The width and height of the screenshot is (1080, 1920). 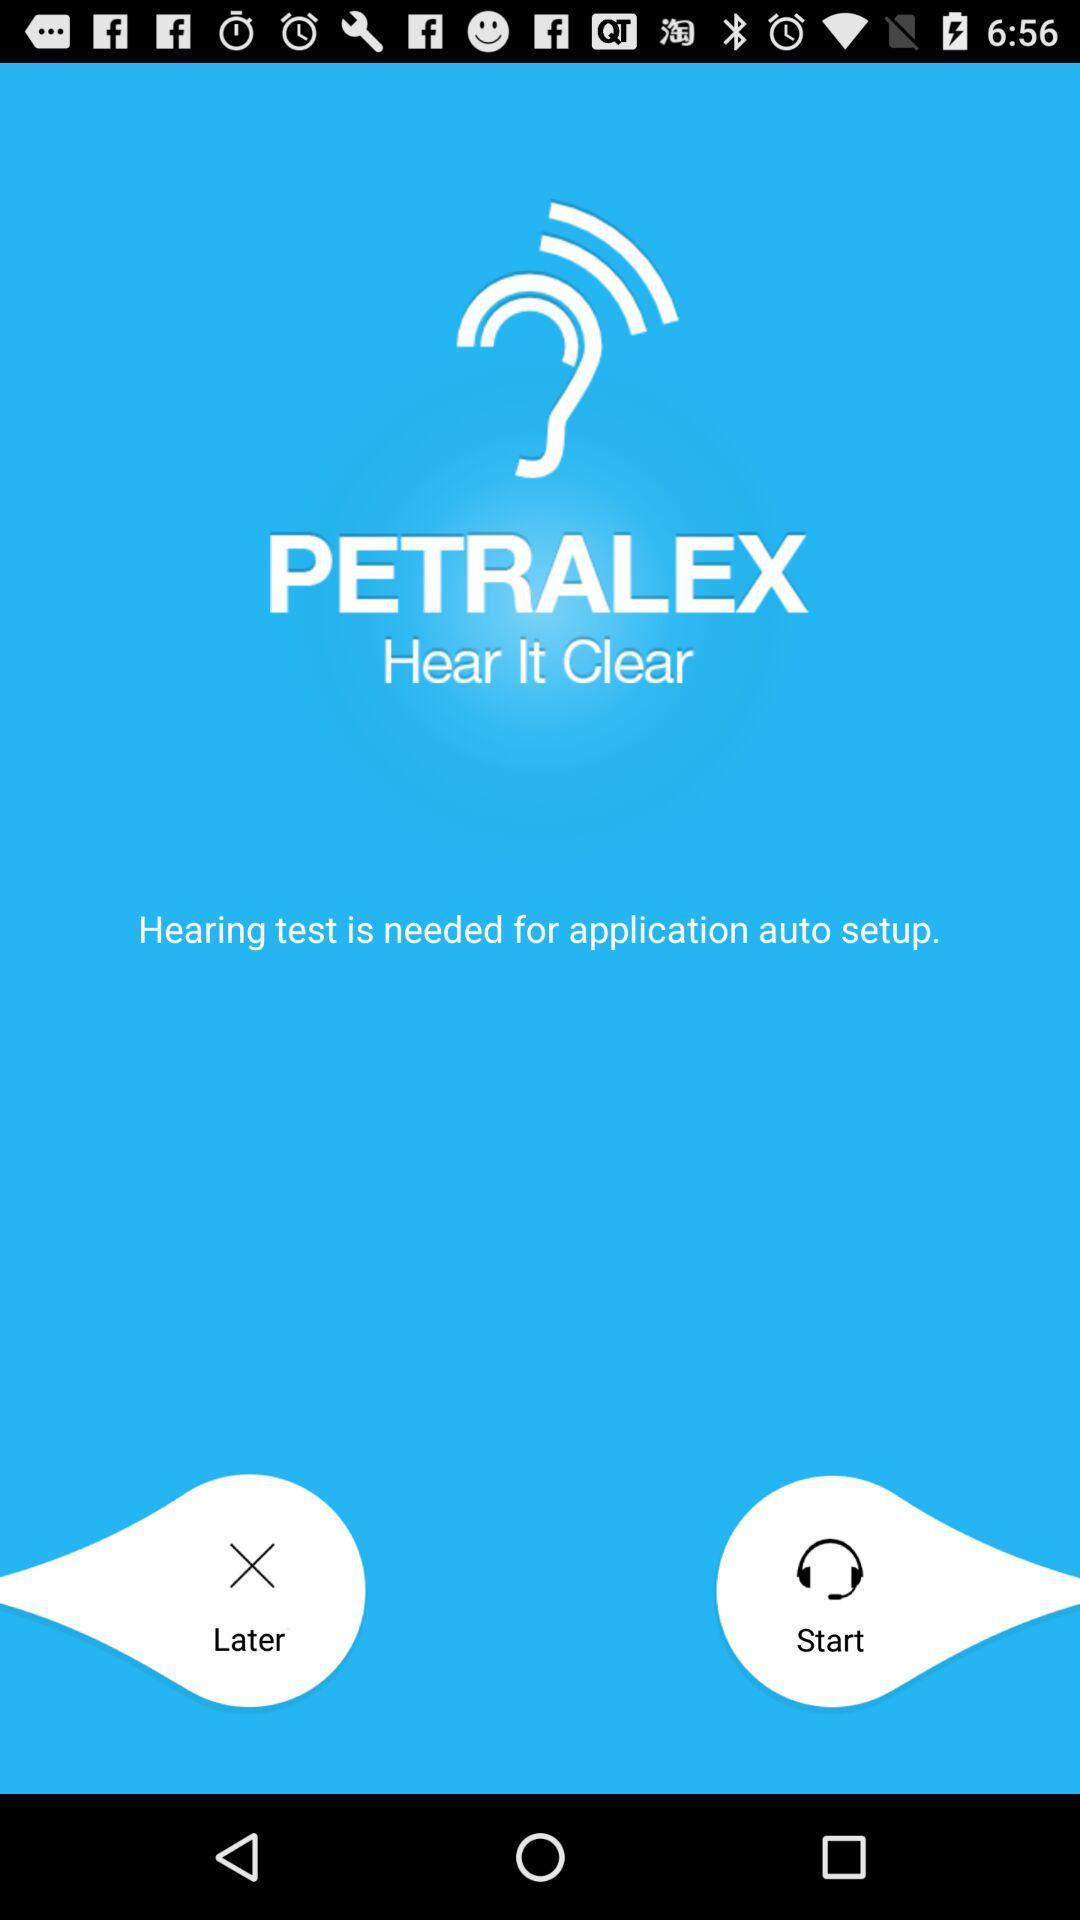 I want to click on icon next to the start icon, so click(x=183, y=1592).